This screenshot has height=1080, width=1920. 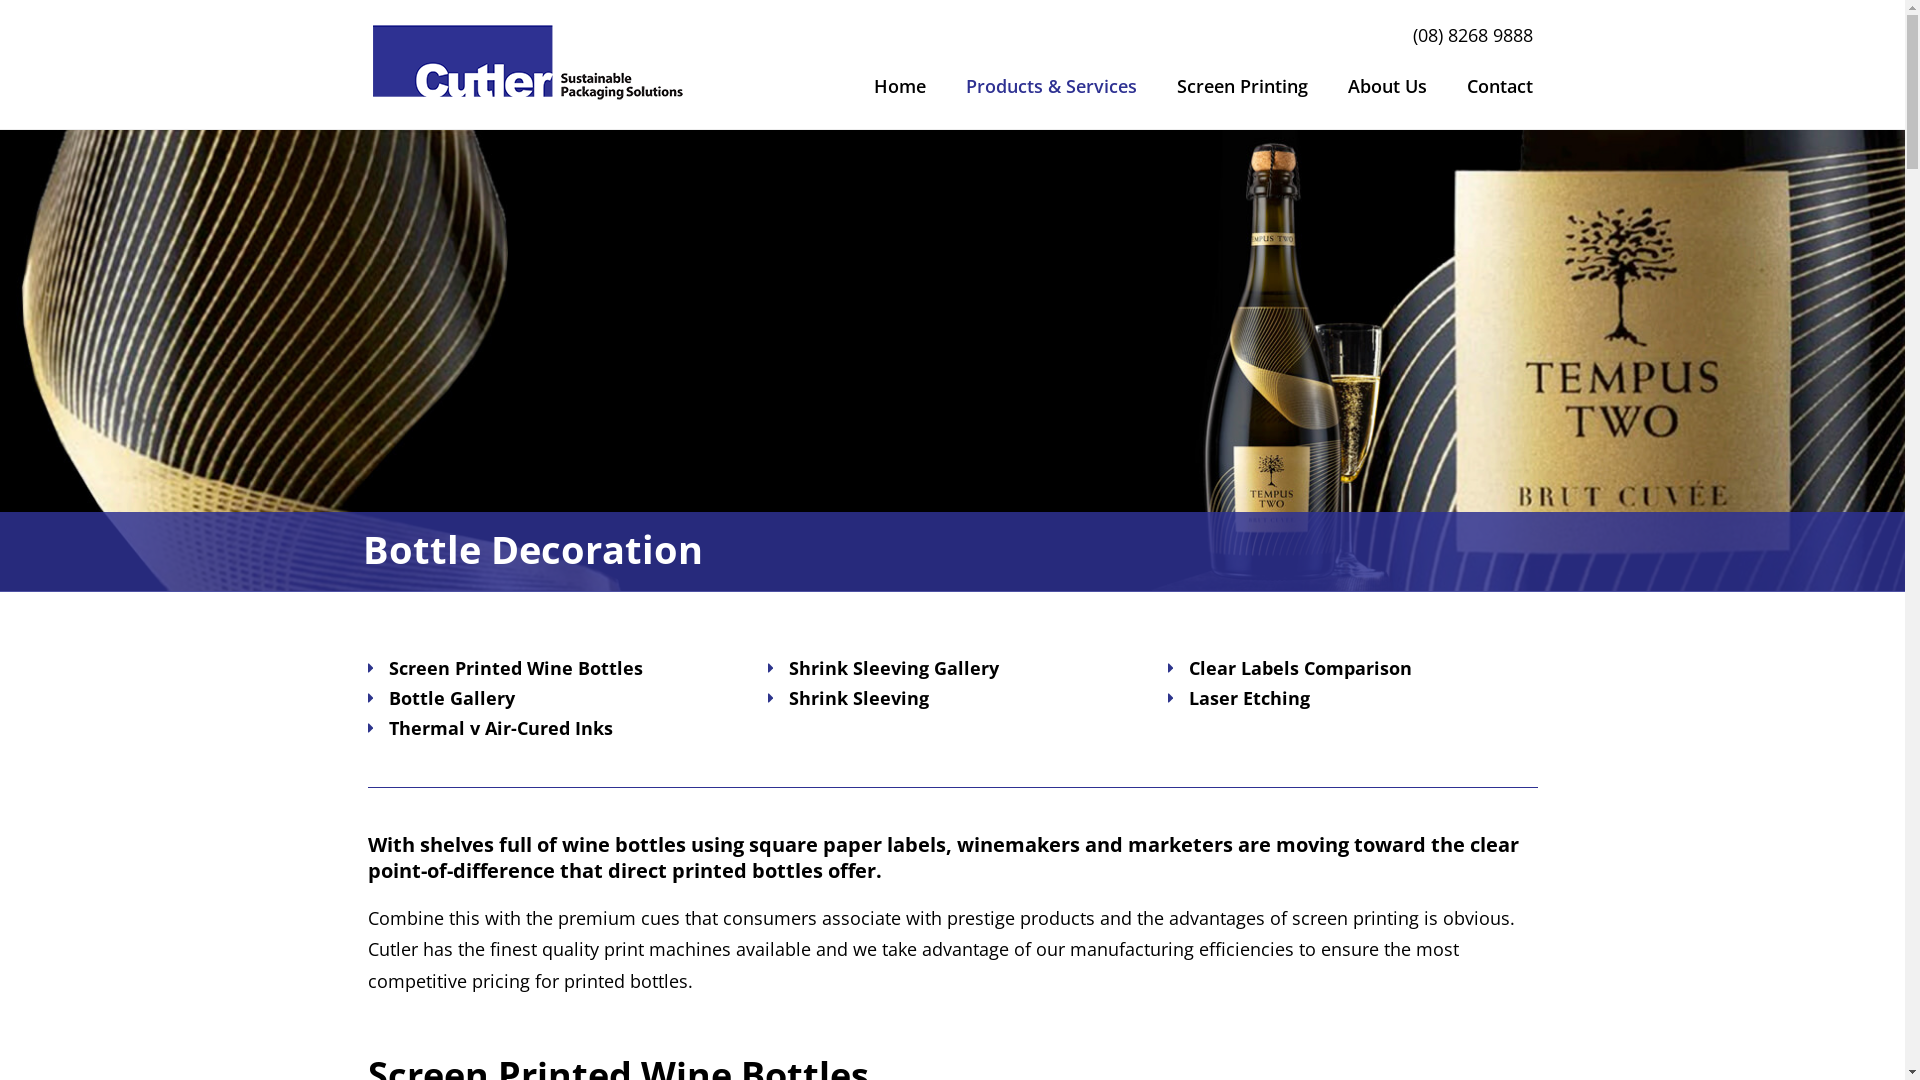 What do you see at coordinates (858, 697) in the screenshot?
I see `'Shrink Sleeving'` at bounding box center [858, 697].